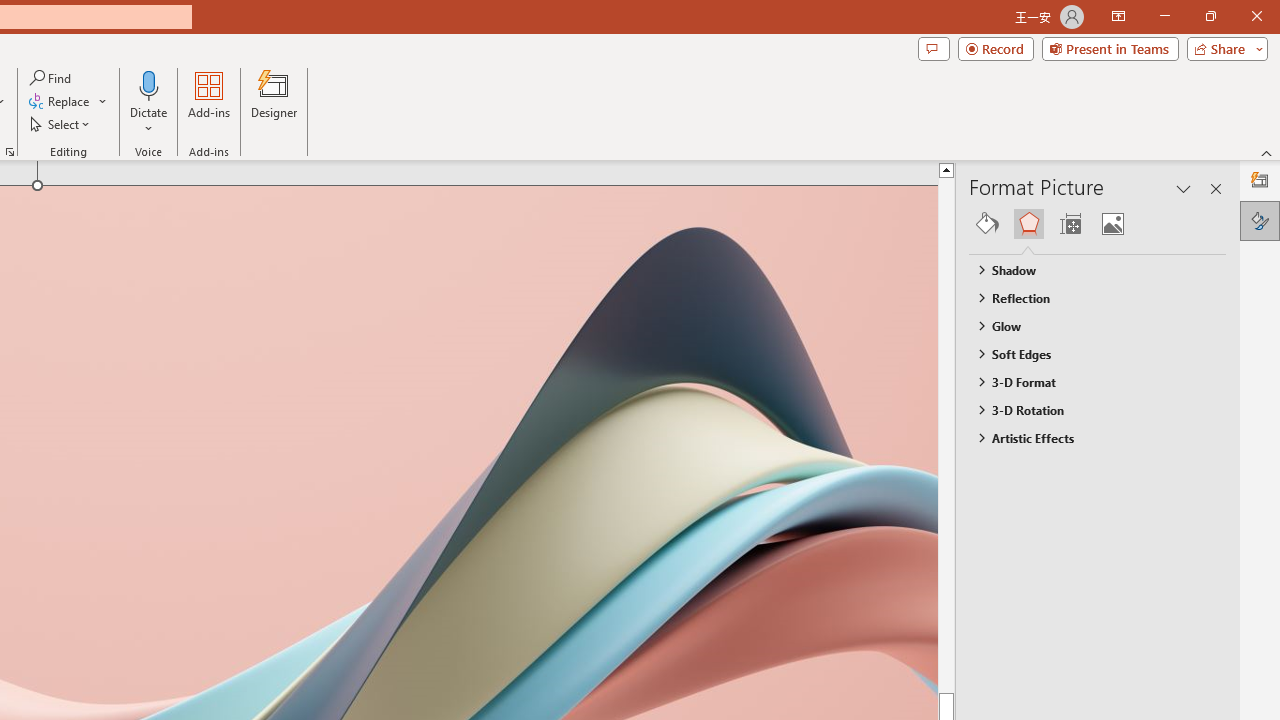 The image size is (1280, 720). Describe the element at coordinates (1097, 223) in the screenshot. I see `'Class: NetUIGalleryContainer'` at that location.